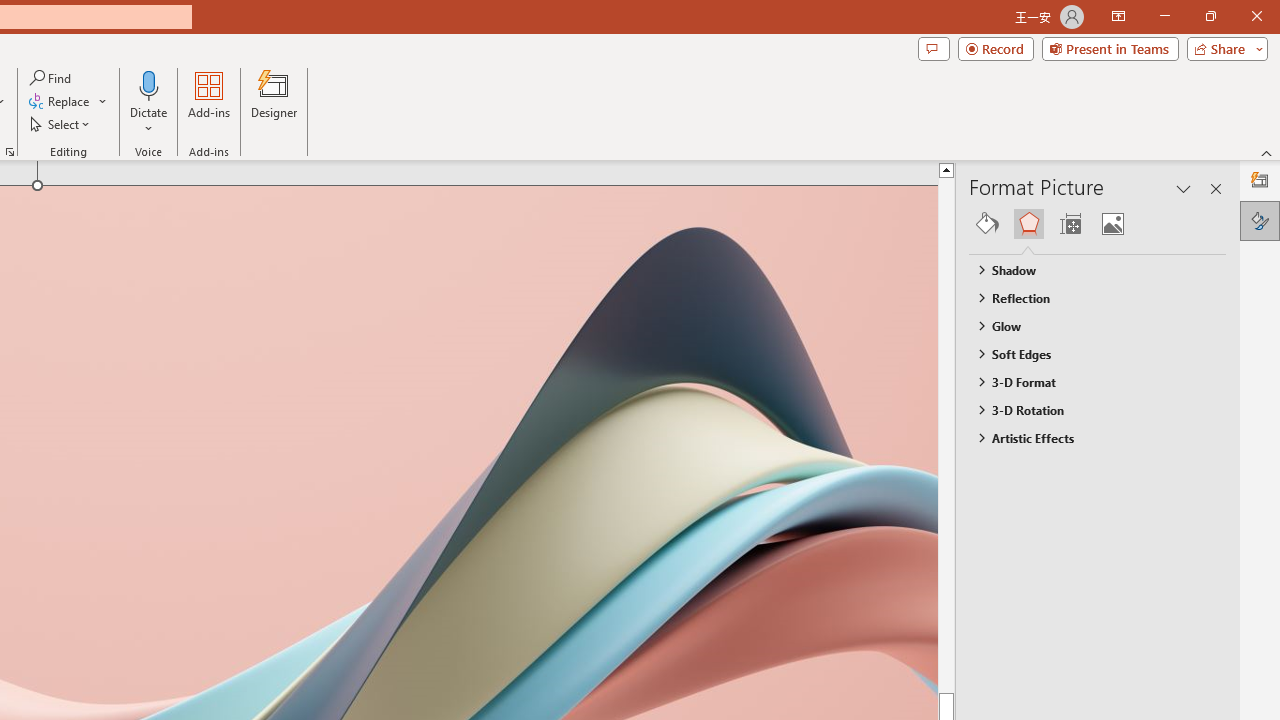 The image size is (1280, 720). Describe the element at coordinates (1097, 223) in the screenshot. I see `'Class: NetUIGalleryContainer'` at that location.